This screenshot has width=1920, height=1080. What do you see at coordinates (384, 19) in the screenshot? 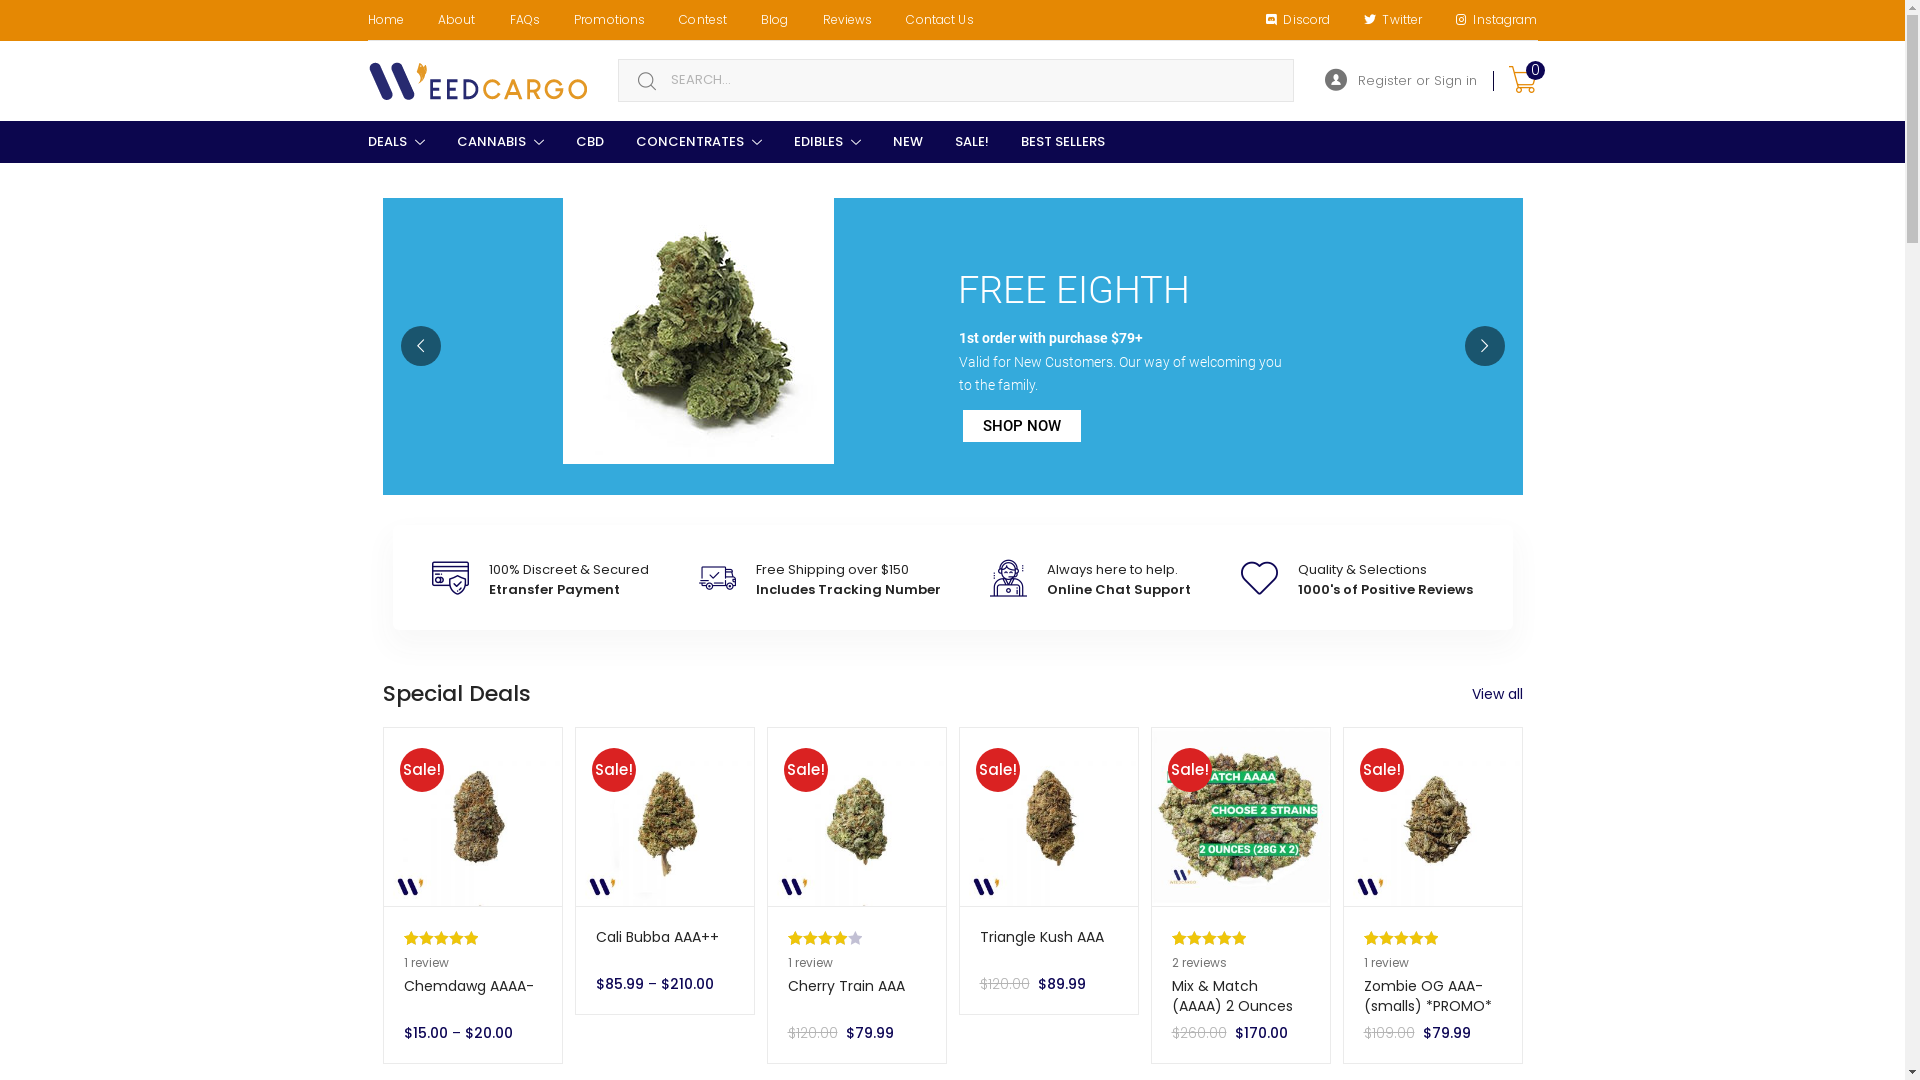
I see `'Home'` at bounding box center [384, 19].